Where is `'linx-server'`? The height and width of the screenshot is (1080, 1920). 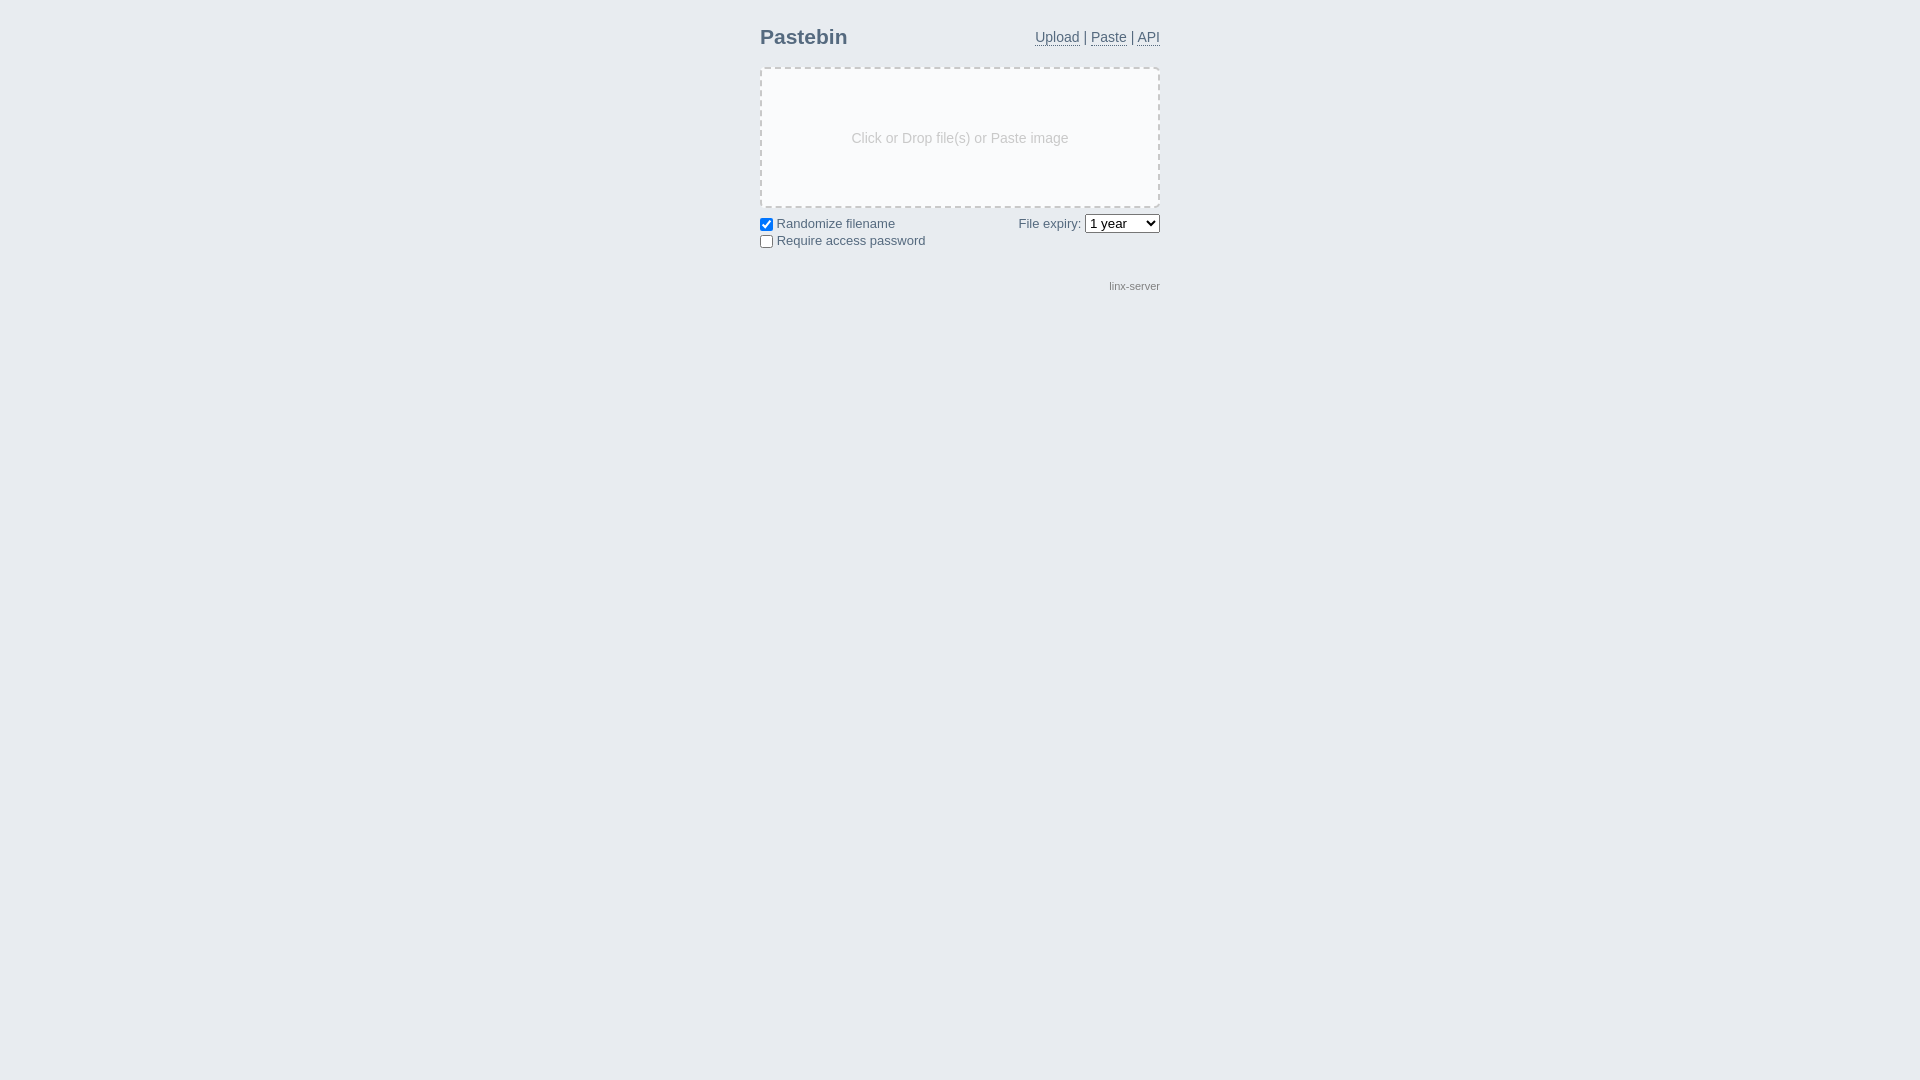 'linx-server' is located at coordinates (1107, 285).